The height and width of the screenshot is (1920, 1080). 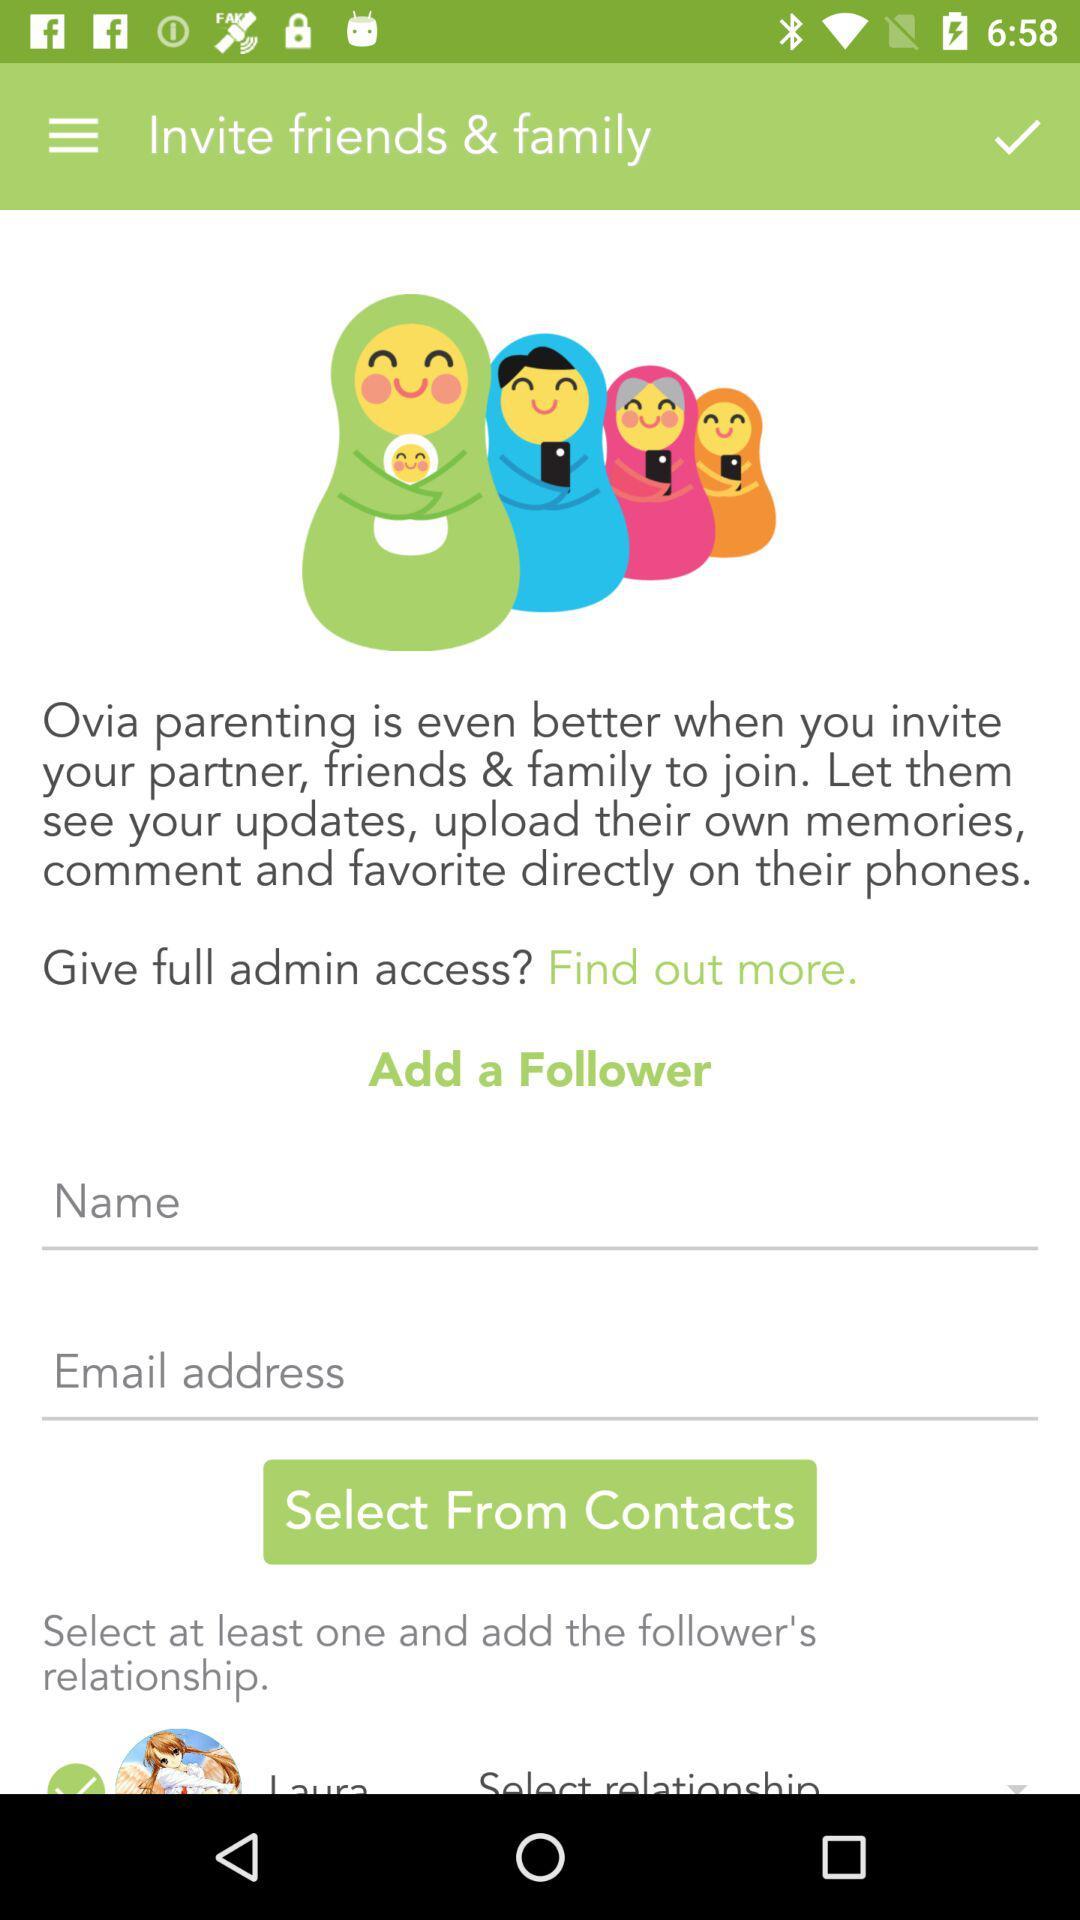 What do you see at coordinates (540, 824) in the screenshot?
I see `the ovia parenting is item` at bounding box center [540, 824].